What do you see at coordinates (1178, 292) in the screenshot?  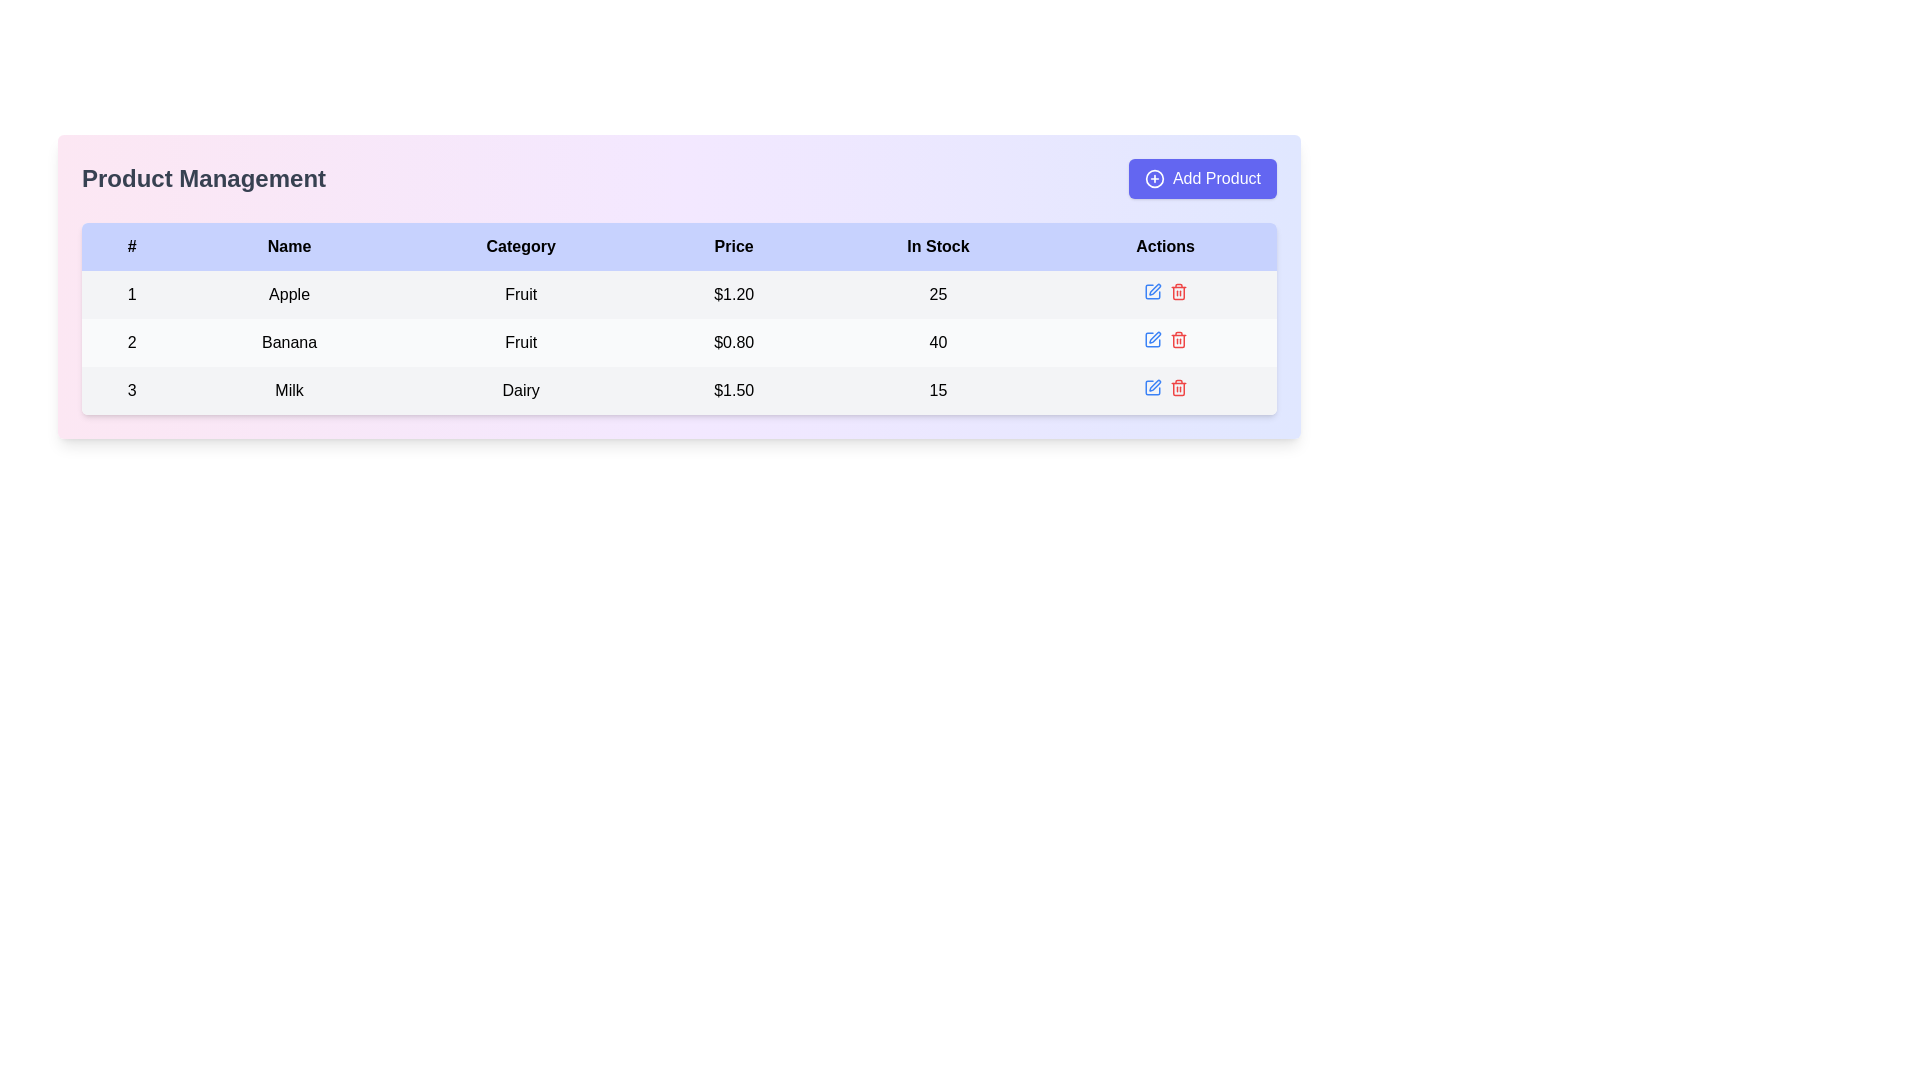 I see `the delete icon button located on the rightmost side of the 'Actions' column in the third row of the table` at bounding box center [1178, 292].